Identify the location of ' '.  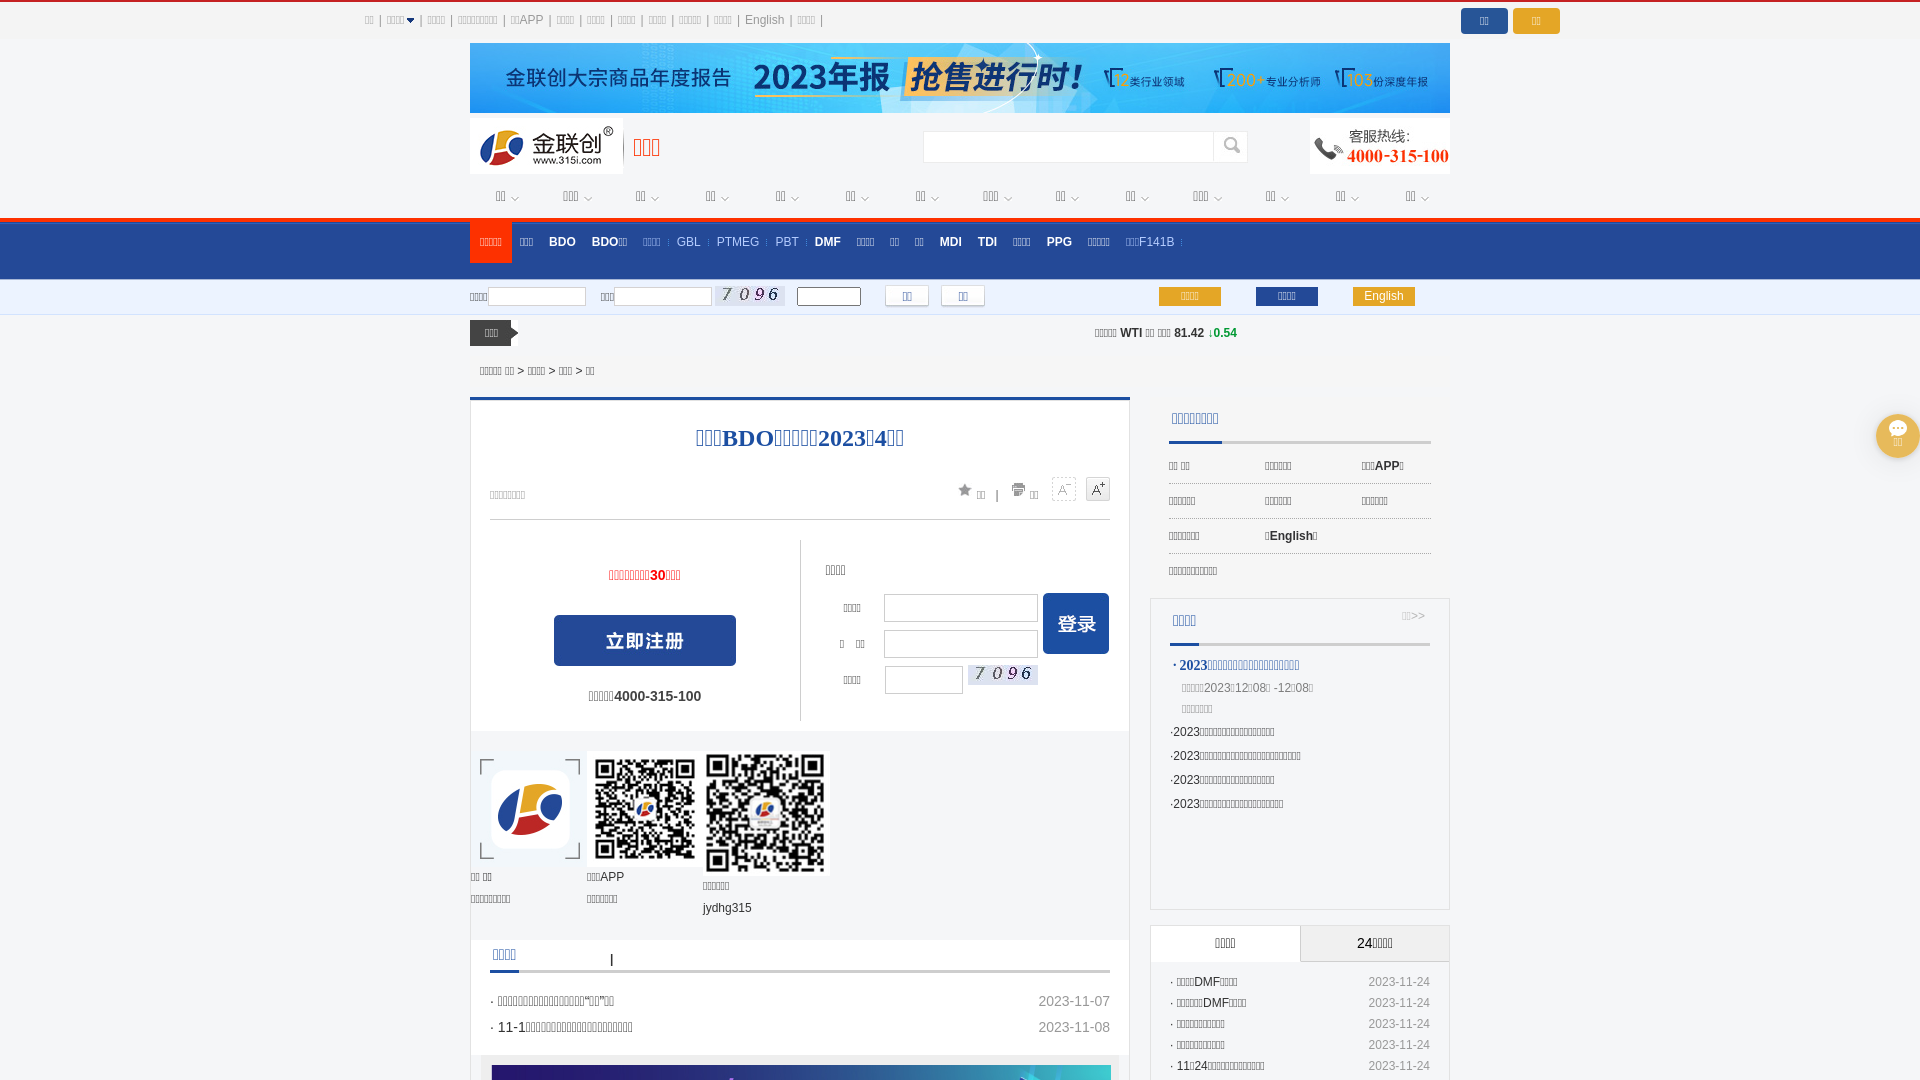
(644, 640).